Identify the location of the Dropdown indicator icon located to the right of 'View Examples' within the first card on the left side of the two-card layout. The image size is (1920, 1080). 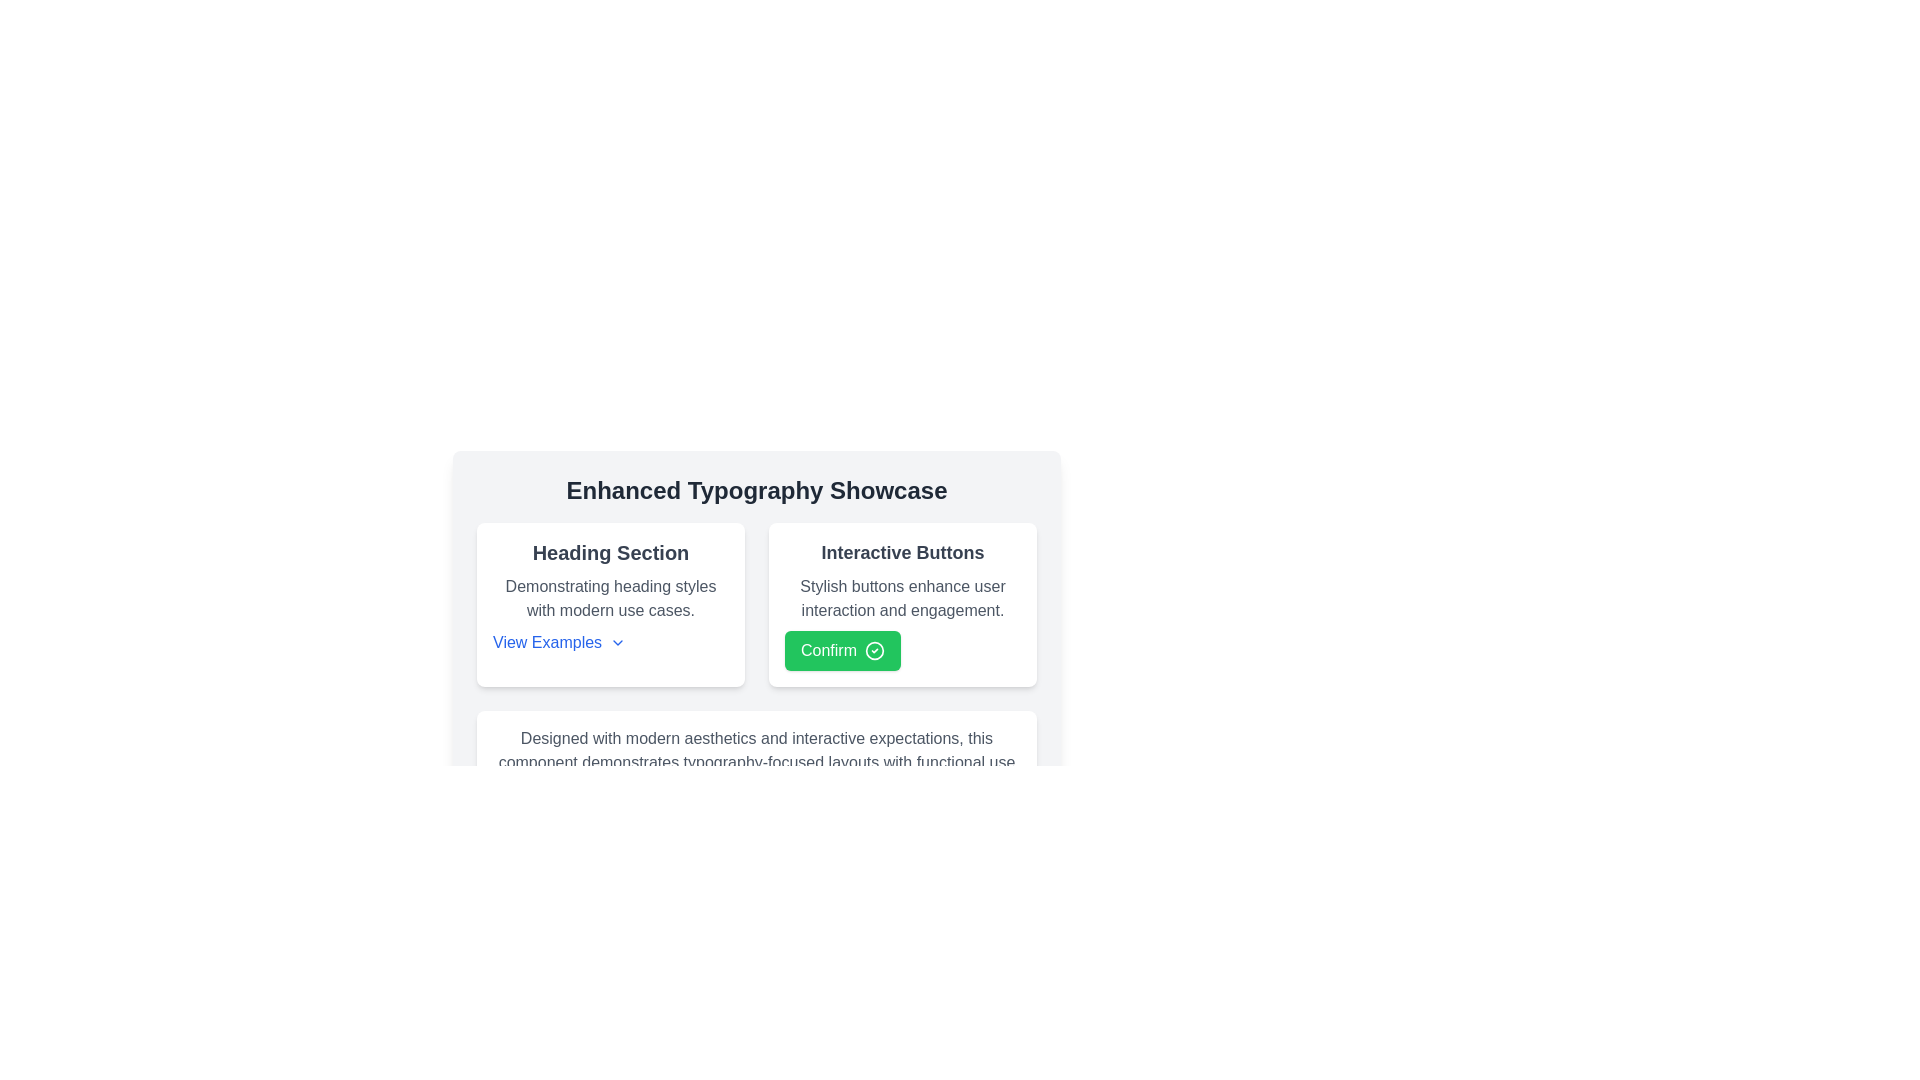
(617, 643).